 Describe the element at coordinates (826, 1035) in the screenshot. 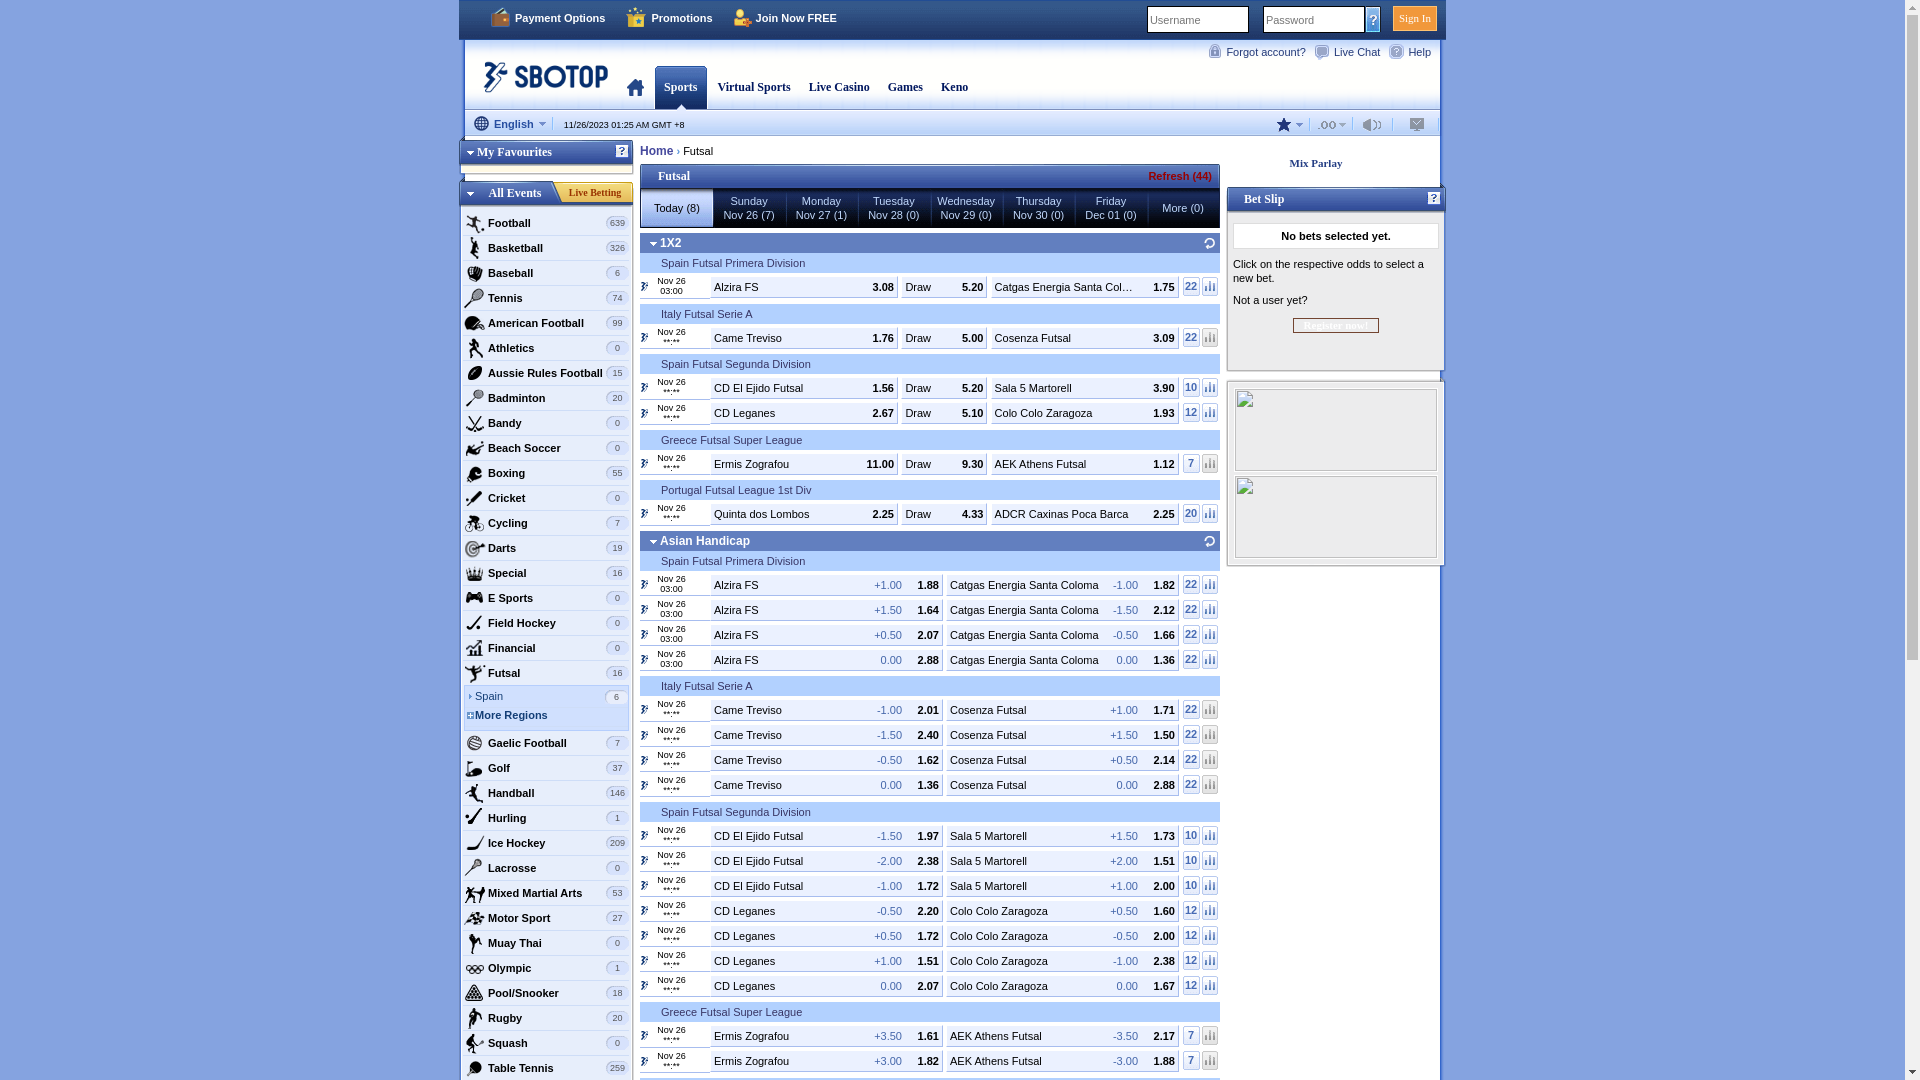

I see `'1.61` at that location.